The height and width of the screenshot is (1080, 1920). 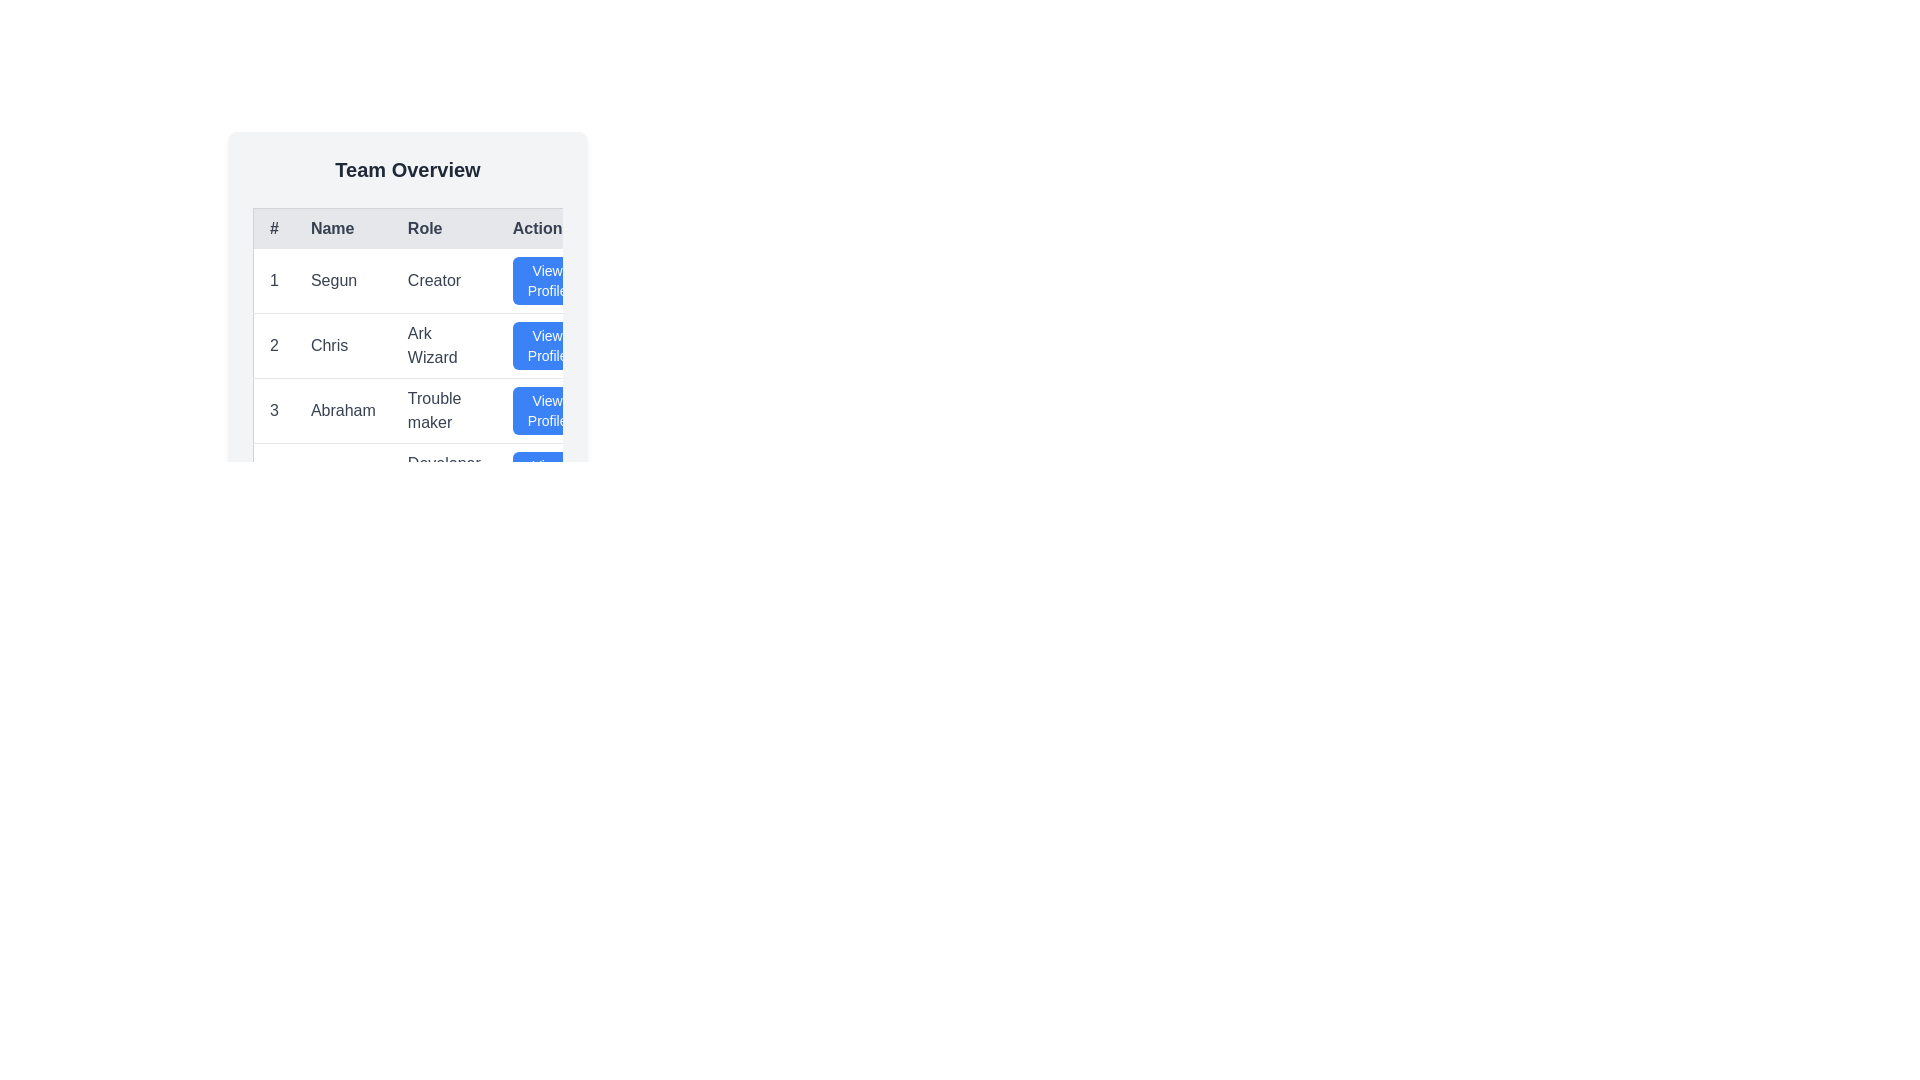 I want to click on the blue 'View Profile' button with white text located in the second action column of the data table for the row labeled 'Chris', so click(x=556, y=345).